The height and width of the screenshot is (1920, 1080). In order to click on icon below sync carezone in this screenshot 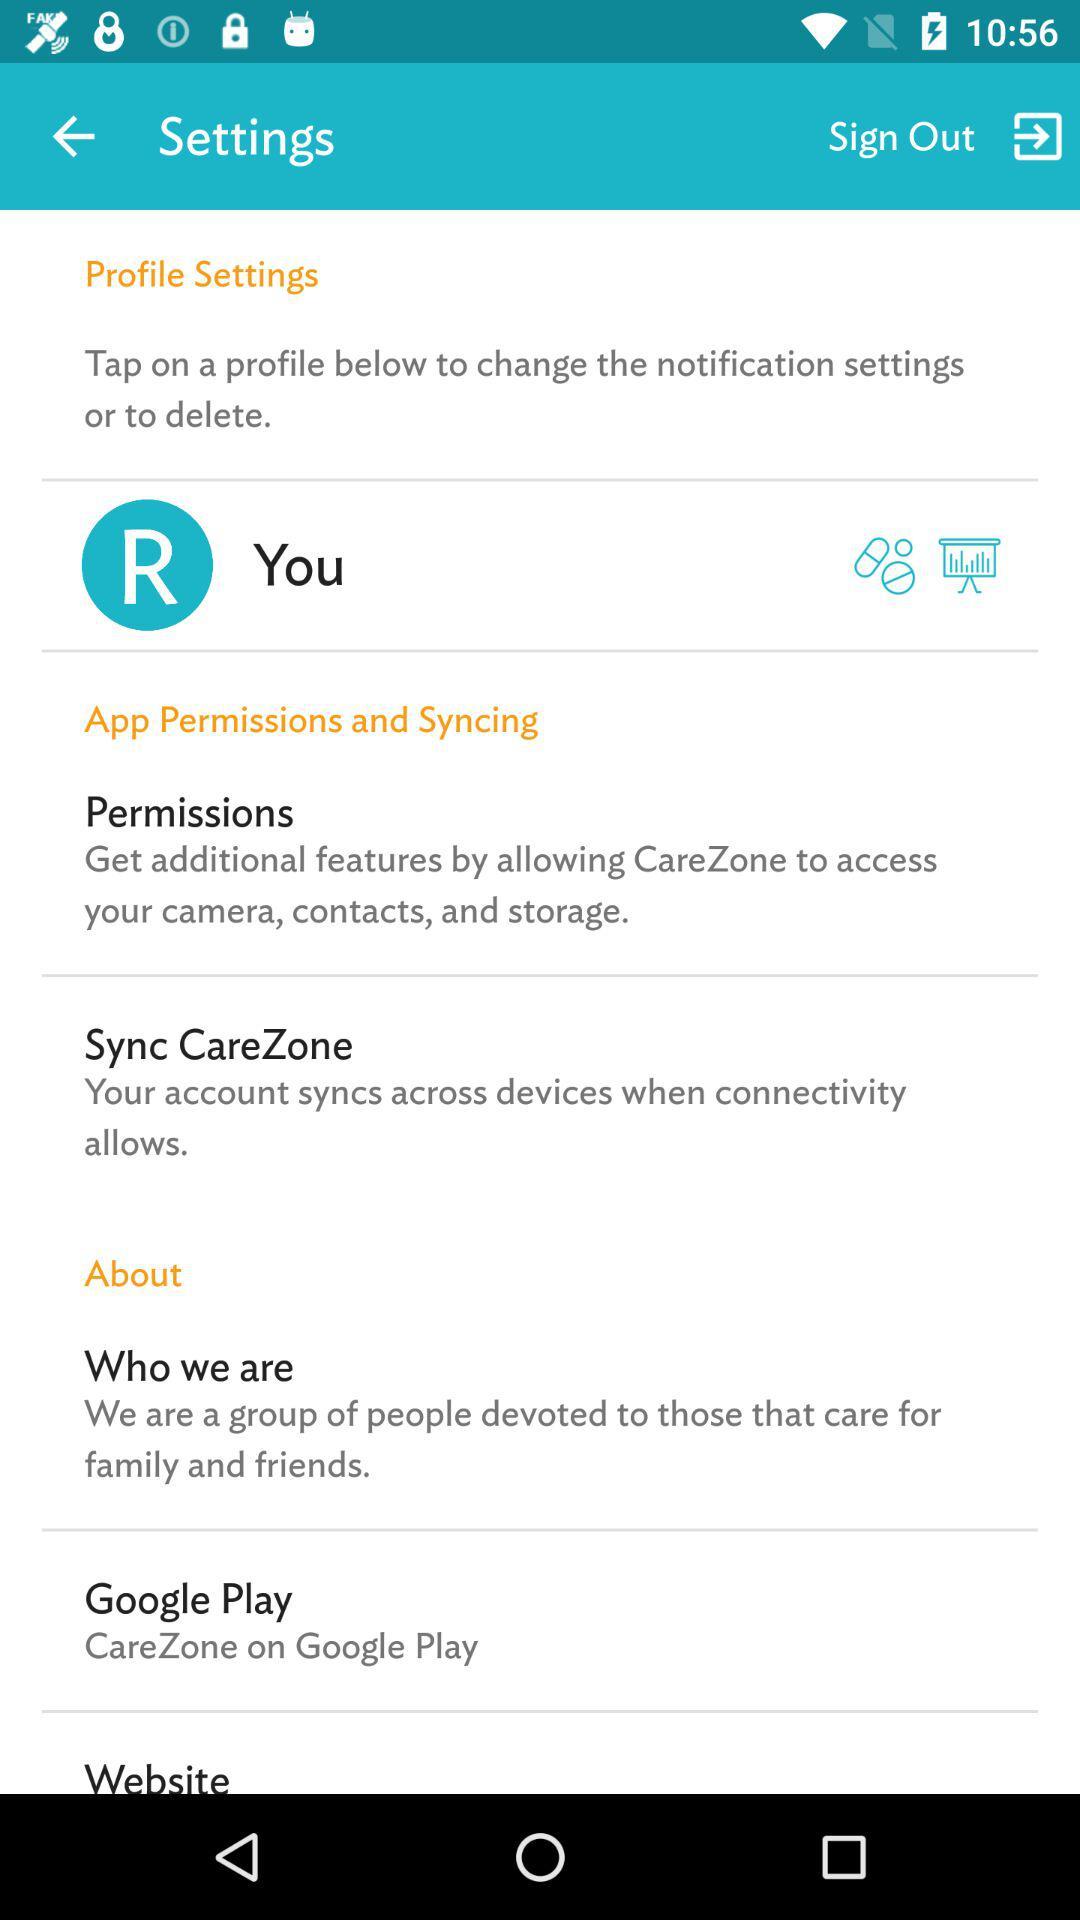, I will do `click(540, 1116)`.